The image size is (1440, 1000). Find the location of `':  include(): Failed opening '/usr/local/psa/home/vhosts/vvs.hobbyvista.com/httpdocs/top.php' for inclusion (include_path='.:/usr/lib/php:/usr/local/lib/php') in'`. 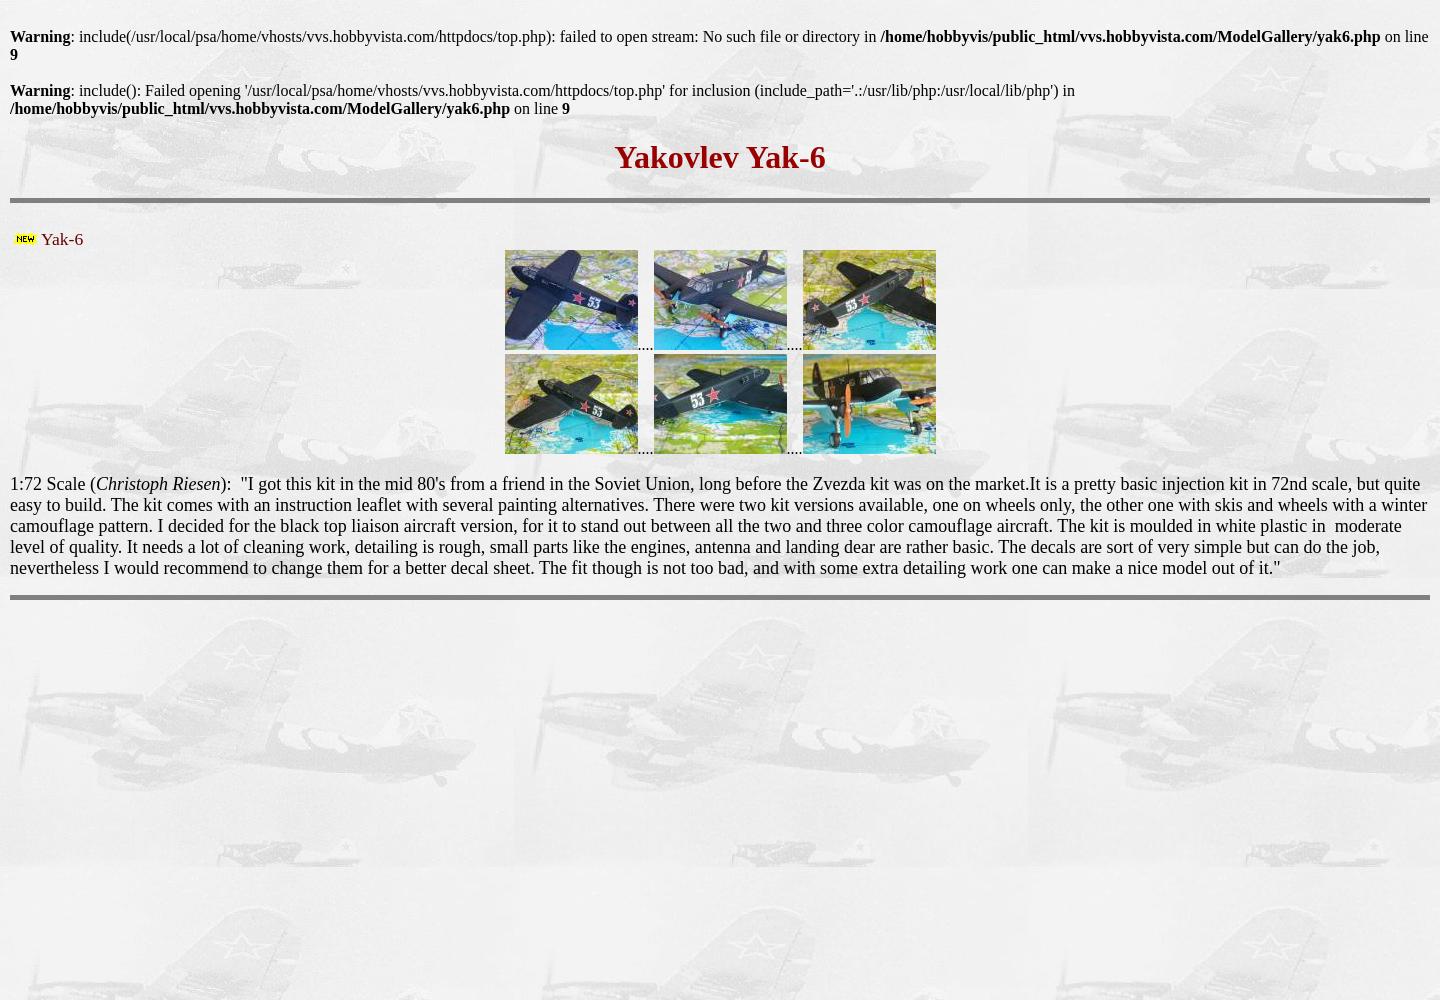

':  include(): Failed opening '/usr/local/psa/home/vhosts/vvs.hobbyvista.com/httpdocs/top.php' for inclusion (include_path='.:/usr/lib/php:/usr/local/lib/php') in' is located at coordinates (571, 89).